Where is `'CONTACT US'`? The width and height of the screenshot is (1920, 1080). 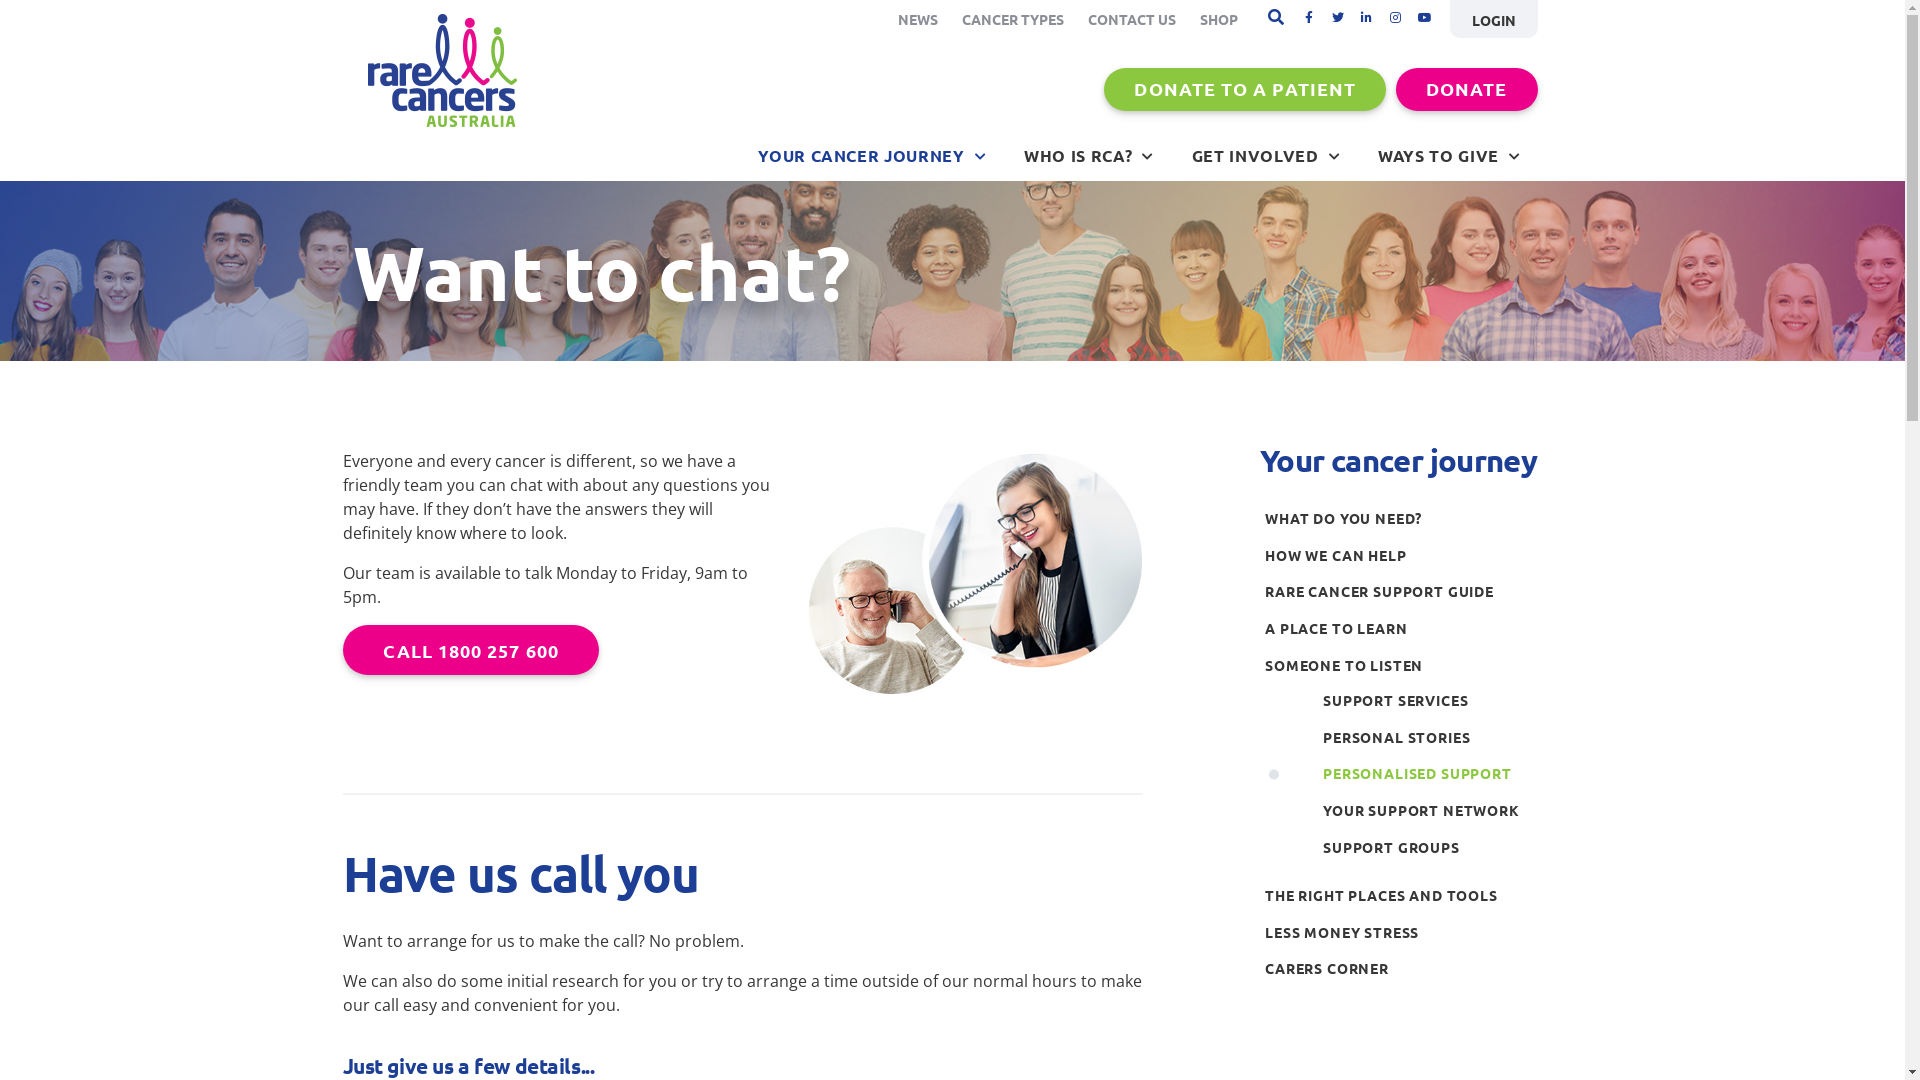
'CONTACT US' is located at coordinates (1132, 19).